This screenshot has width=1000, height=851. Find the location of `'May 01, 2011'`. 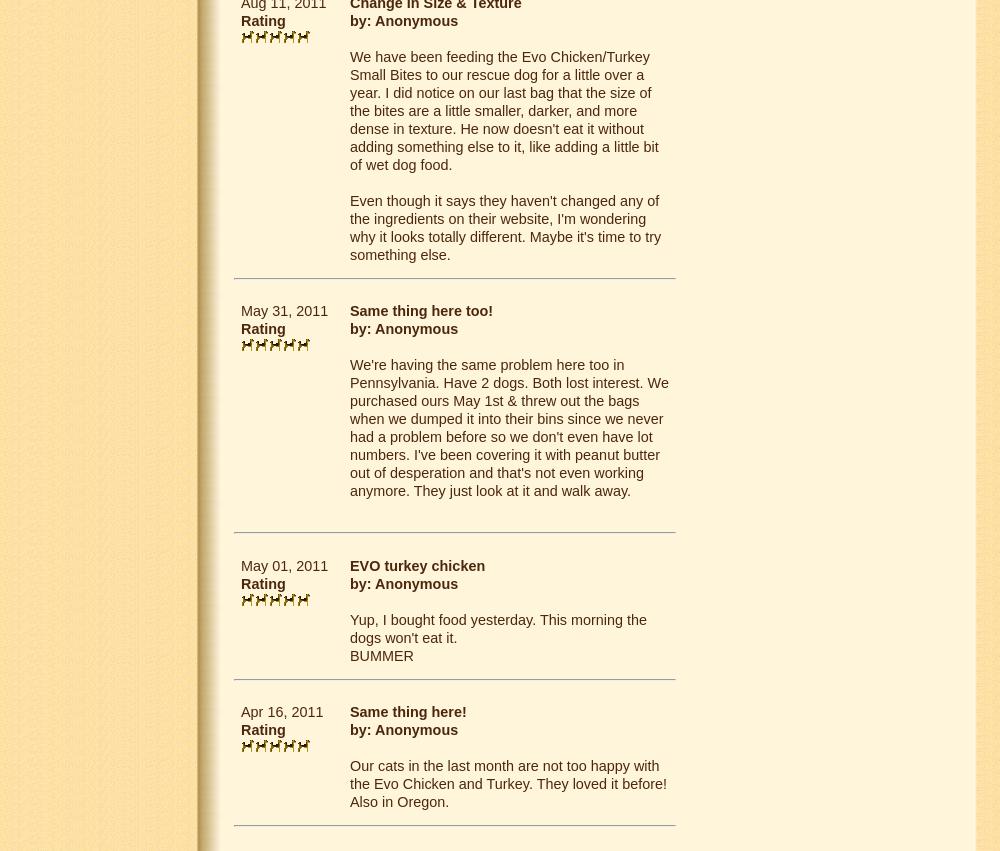

'May 01, 2011' is located at coordinates (240, 563).